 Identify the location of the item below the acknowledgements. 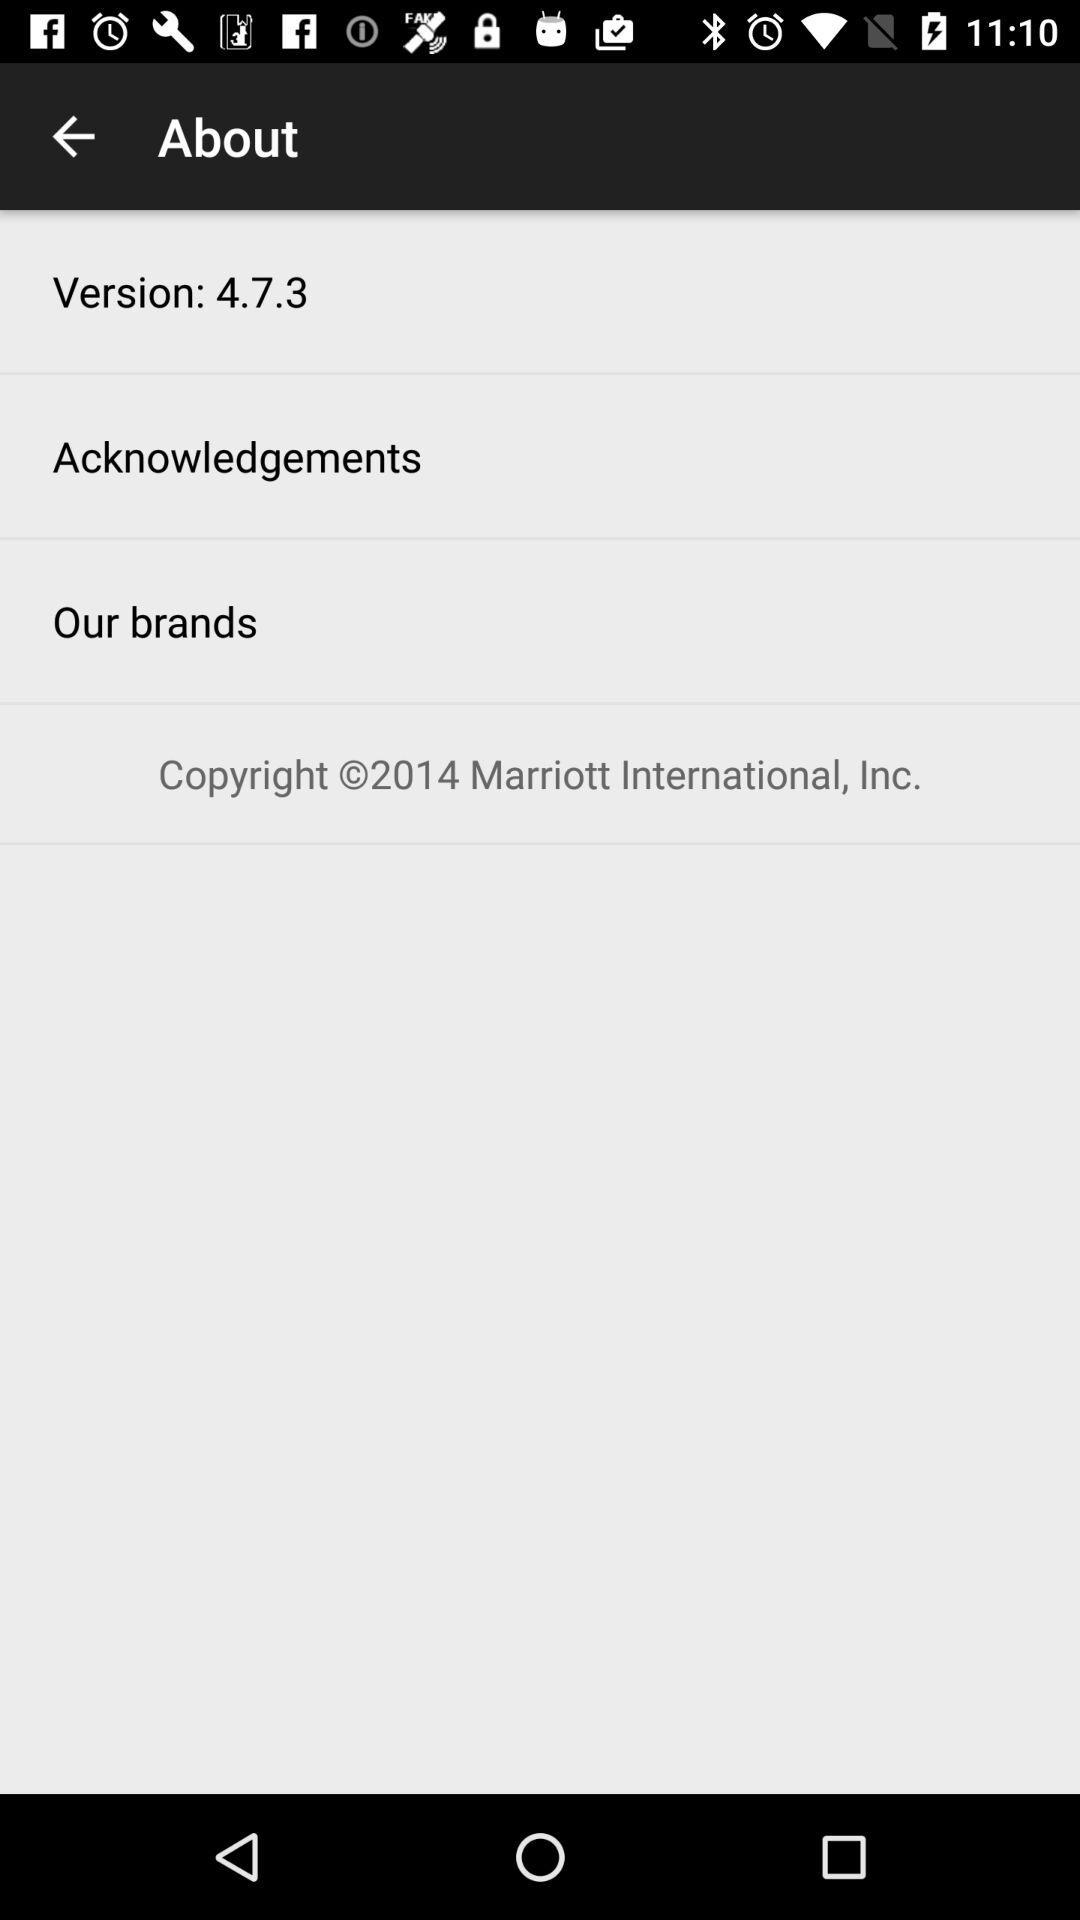
(154, 619).